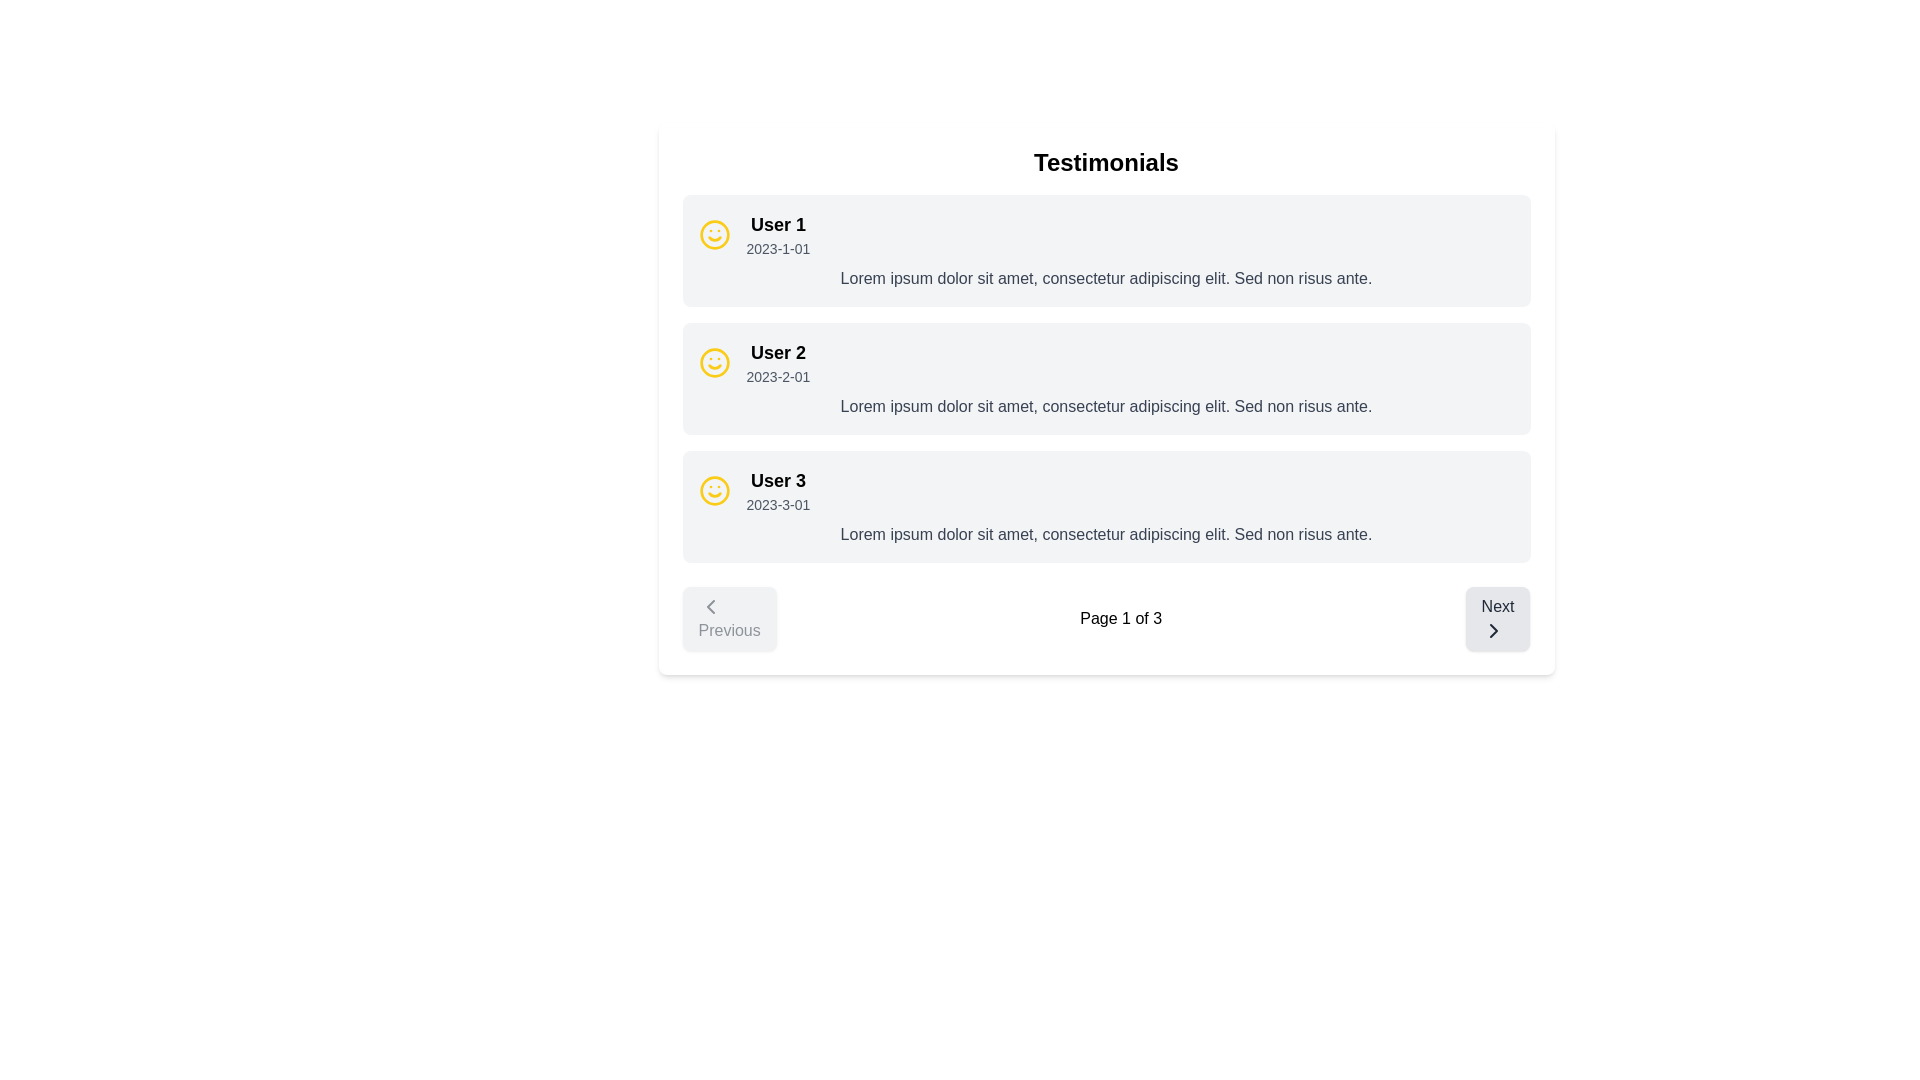 This screenshot has width=1920, height=1080. Describe the element at coordinates (1105, 617) in the screenshot. I see `displayed text from the Text indicator located in the pagination bar at the bottom of the testimonials section, centered between the 'Previous' and 'Next' buttons` at that location.